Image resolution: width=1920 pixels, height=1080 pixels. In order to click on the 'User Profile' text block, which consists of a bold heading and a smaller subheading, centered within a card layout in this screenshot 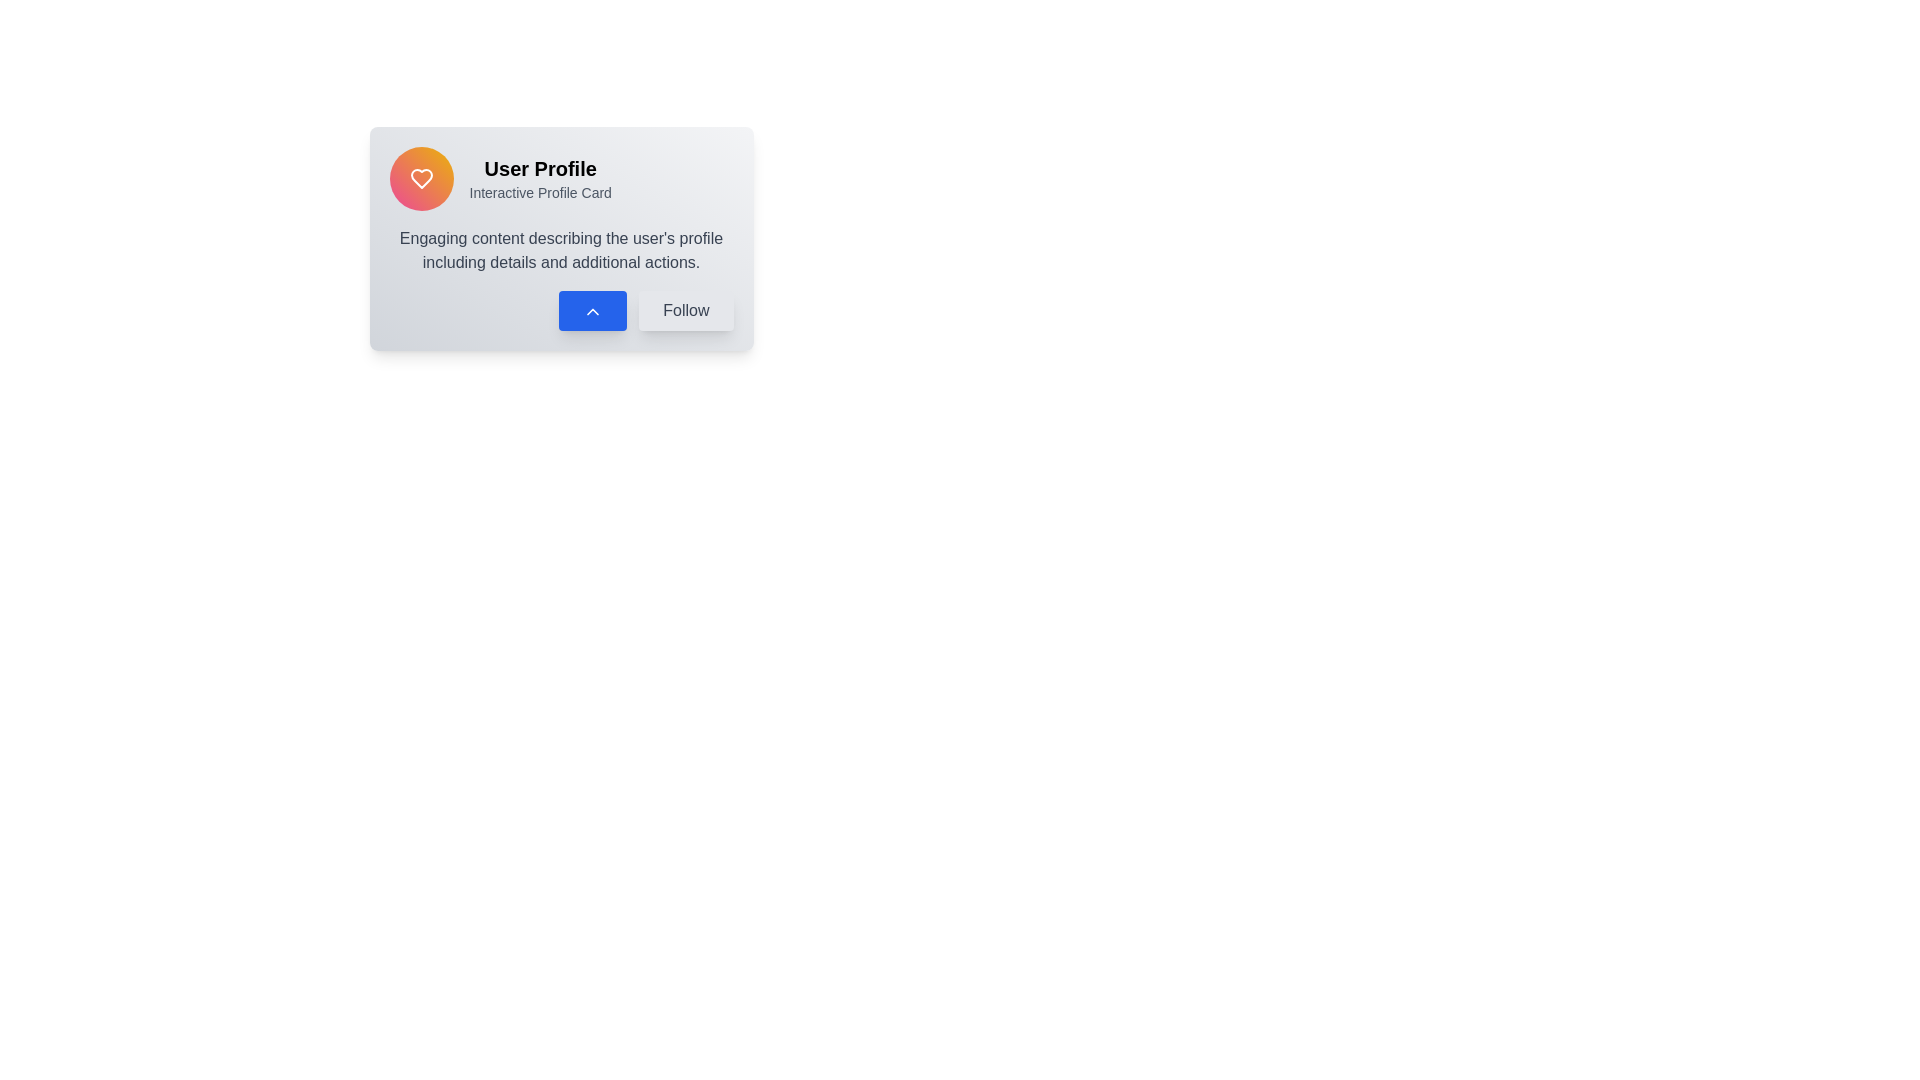, I will do `click(540, 177)`.